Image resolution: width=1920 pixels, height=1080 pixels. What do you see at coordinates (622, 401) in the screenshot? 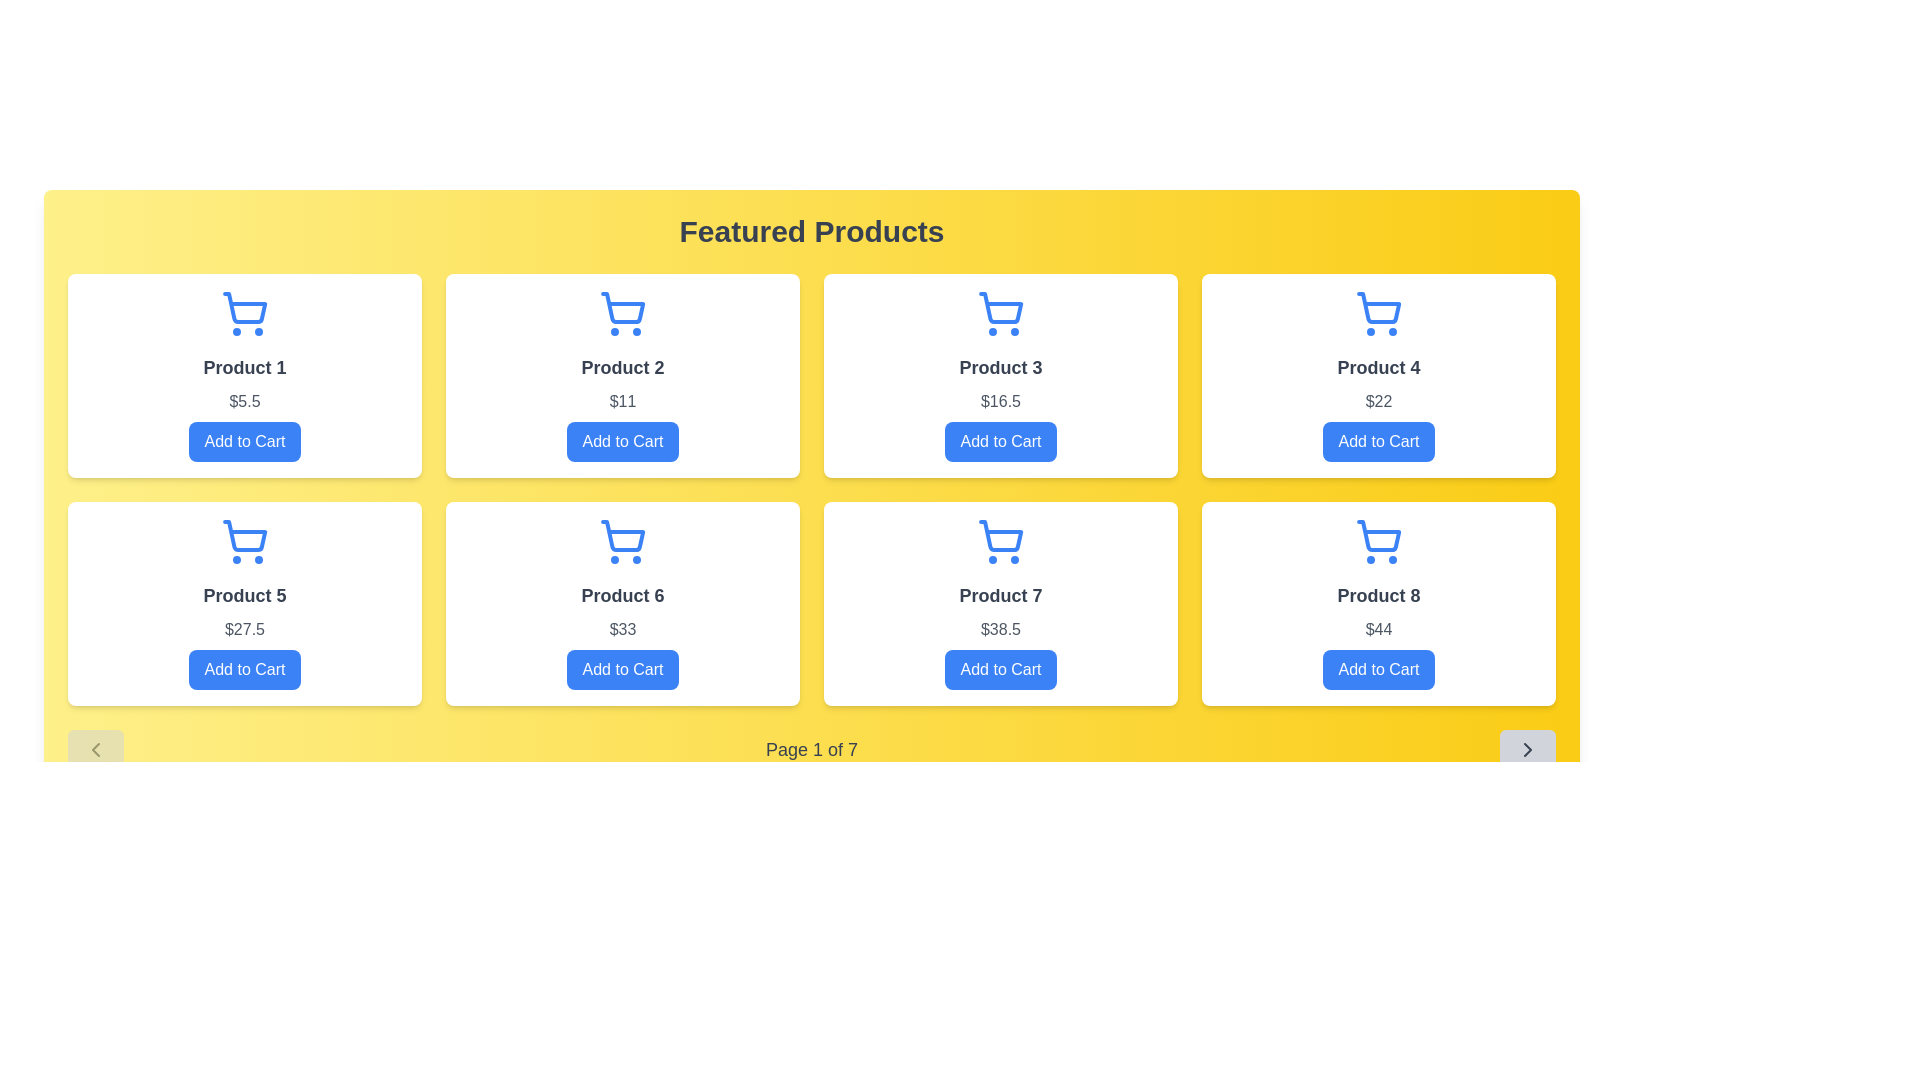
I see `the price display of 'Product 2', which shows the cost as $11, located below the product name and above the 'Add to Cart' button` at bounding box center [622, 401].